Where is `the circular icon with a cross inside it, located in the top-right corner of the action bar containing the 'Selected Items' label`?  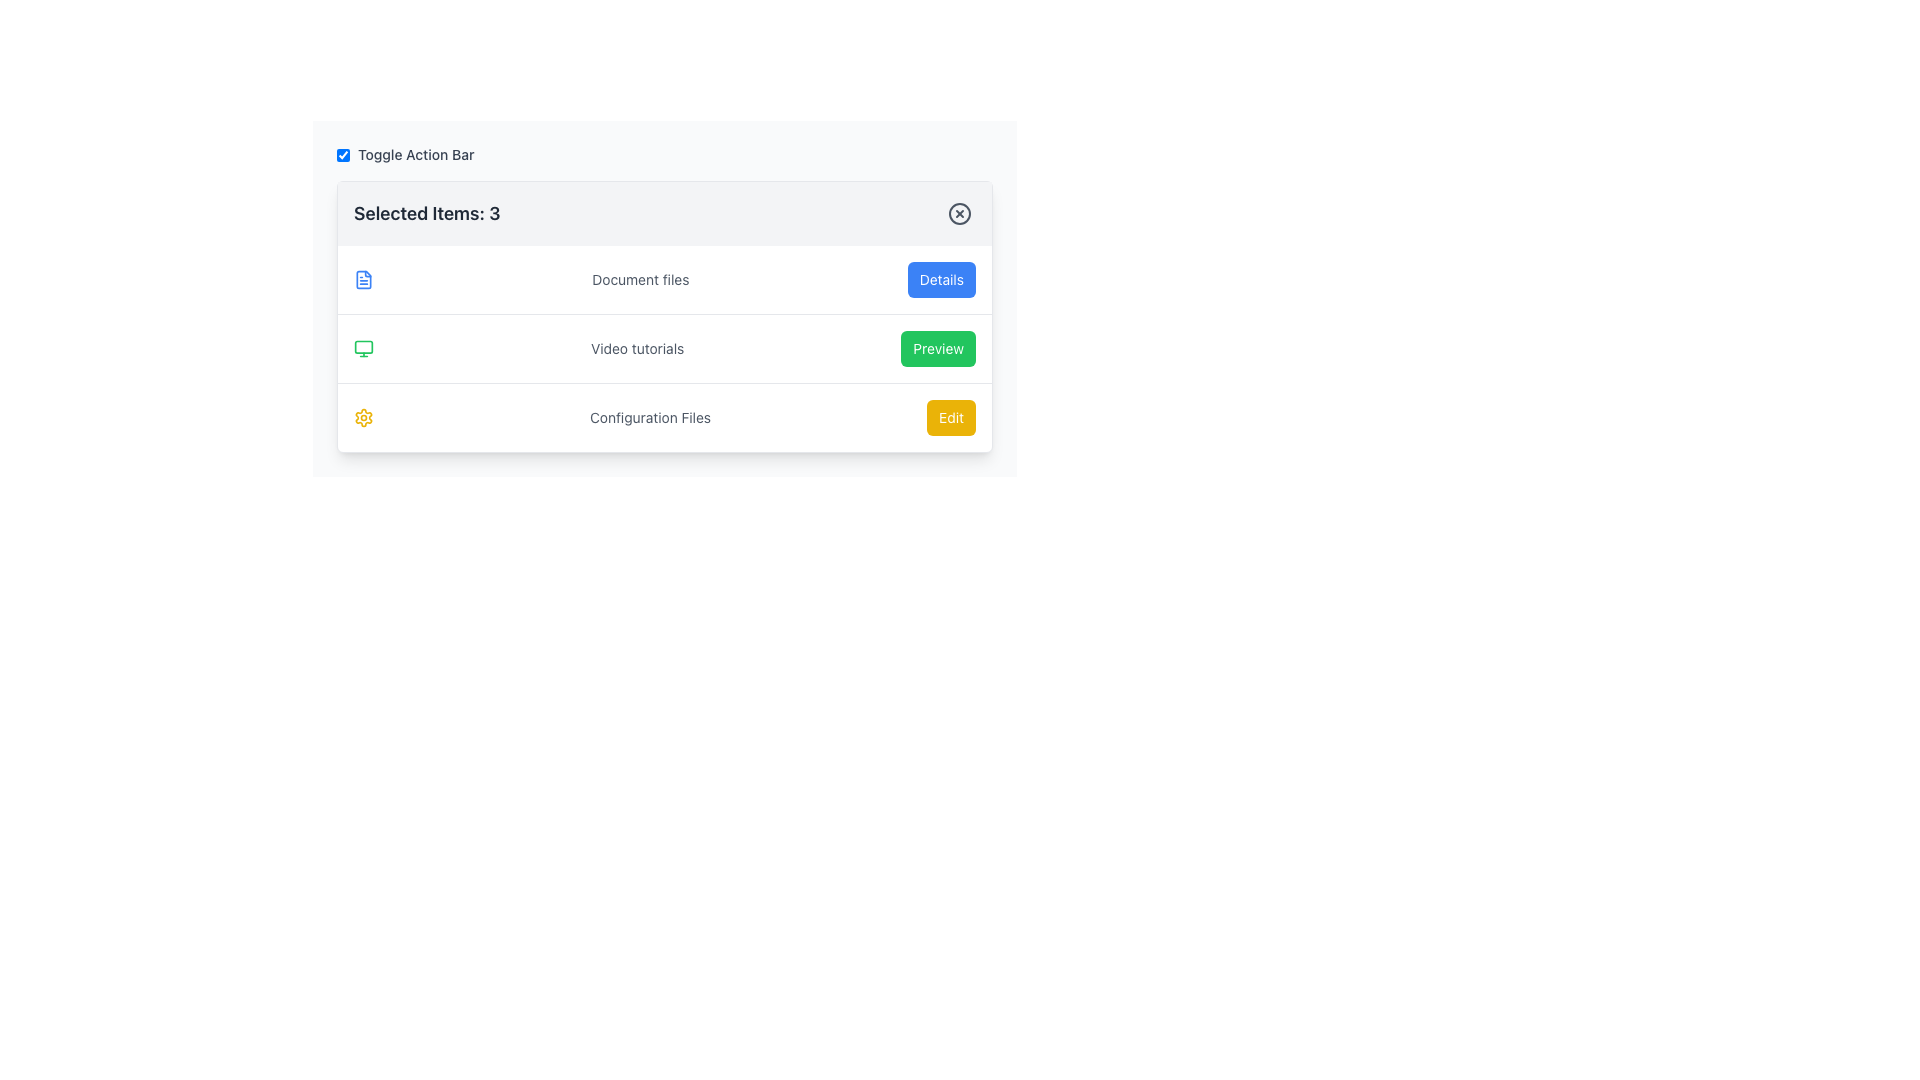 the circular icon with a cross inside it, located in the top-right corner of the action bar containing the 'Selected Items' label is located at coordinates (960, 213).